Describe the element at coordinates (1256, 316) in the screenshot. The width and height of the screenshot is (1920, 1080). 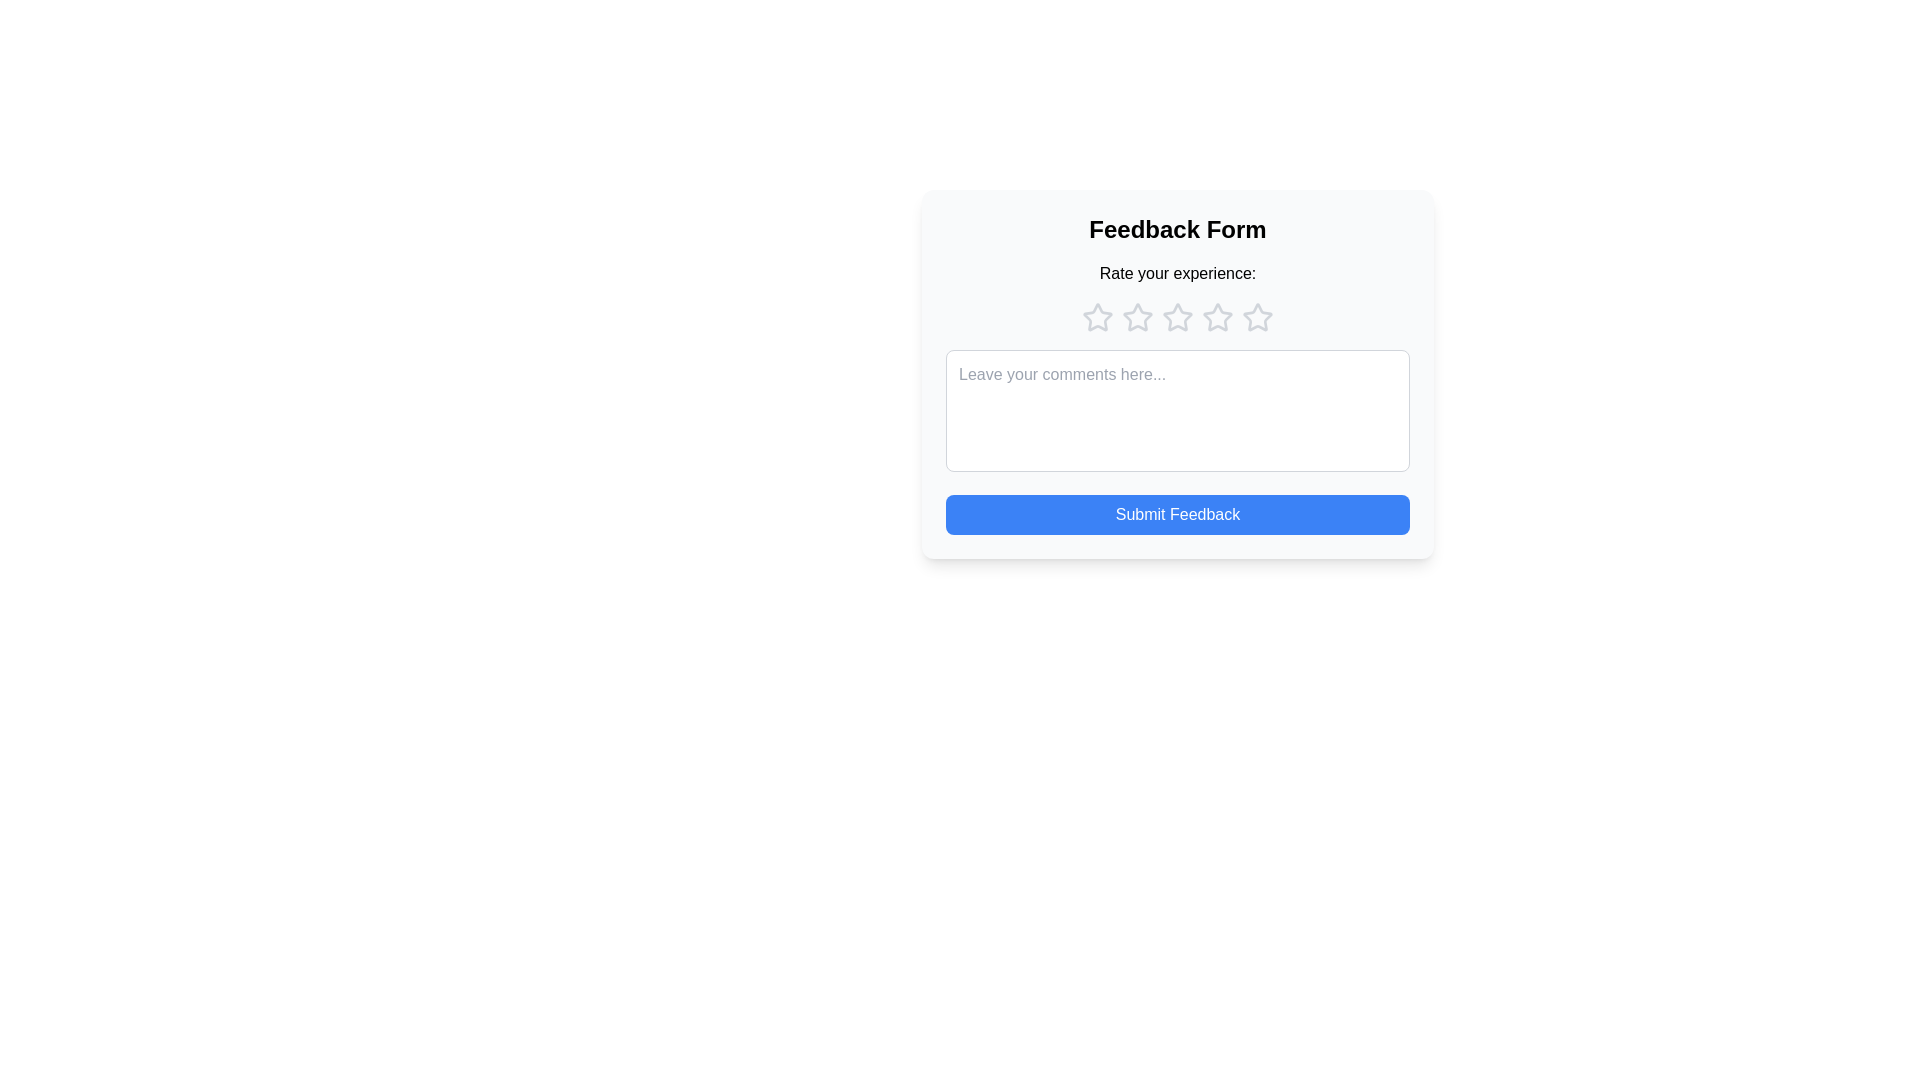
I see `the last interactive star icon in the feedback form located beneath the 'Rate your experience' heading` at that location.